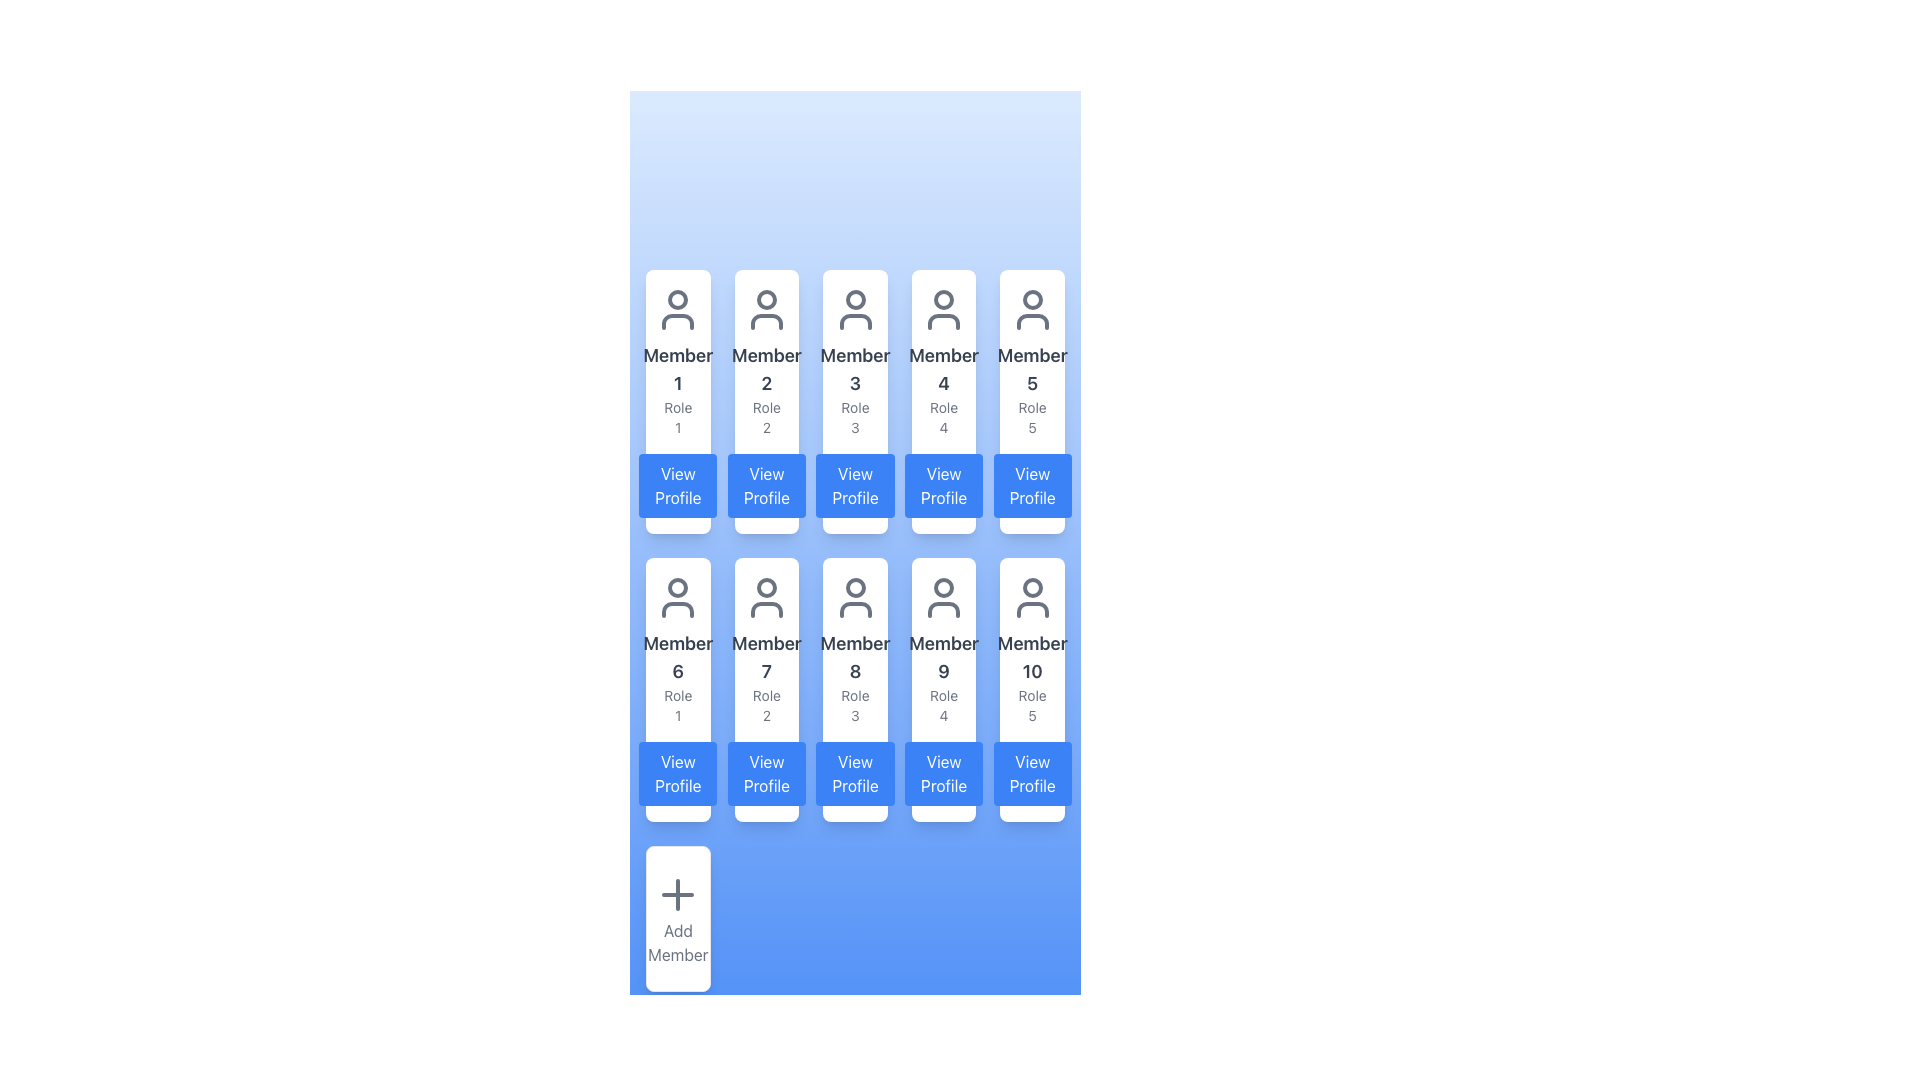 This screenshot has height=1080, width=1920. I want to click on the circular graphical element representing the user icon located in the second member card of the first row in the grid, so click(765, 300).